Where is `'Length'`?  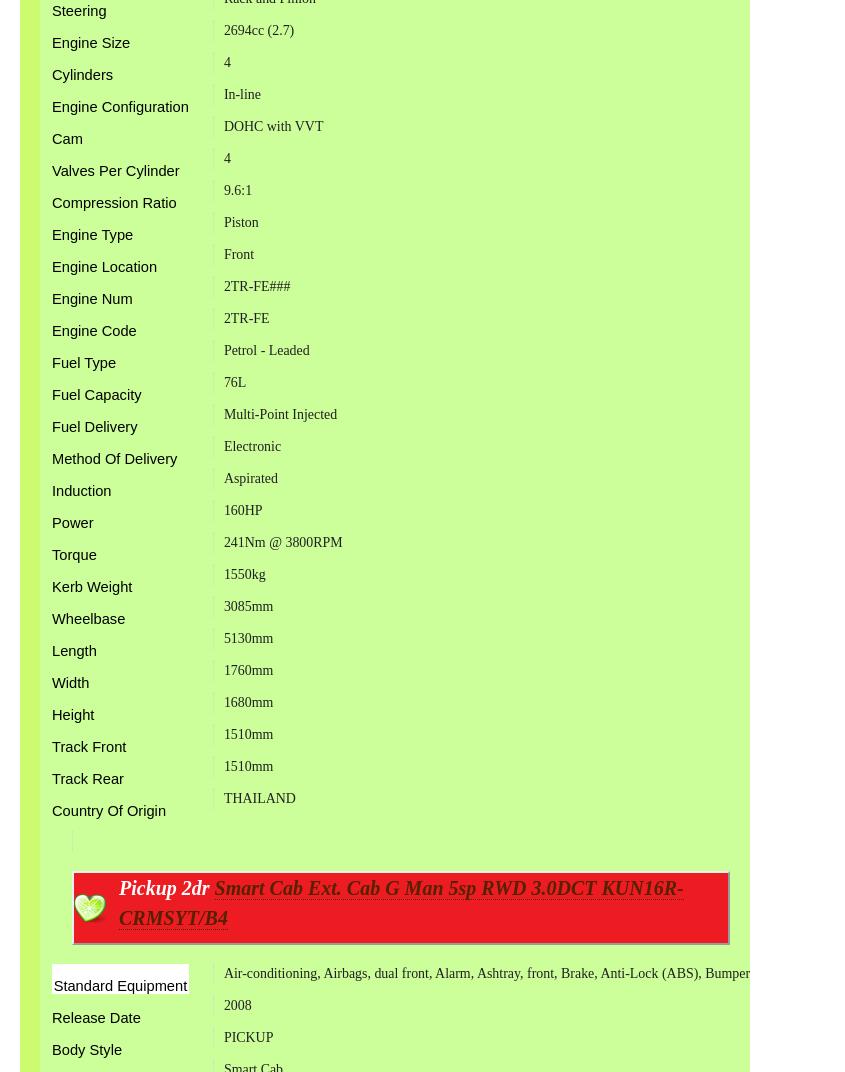 'Length' is located at coordinates (73, 651).